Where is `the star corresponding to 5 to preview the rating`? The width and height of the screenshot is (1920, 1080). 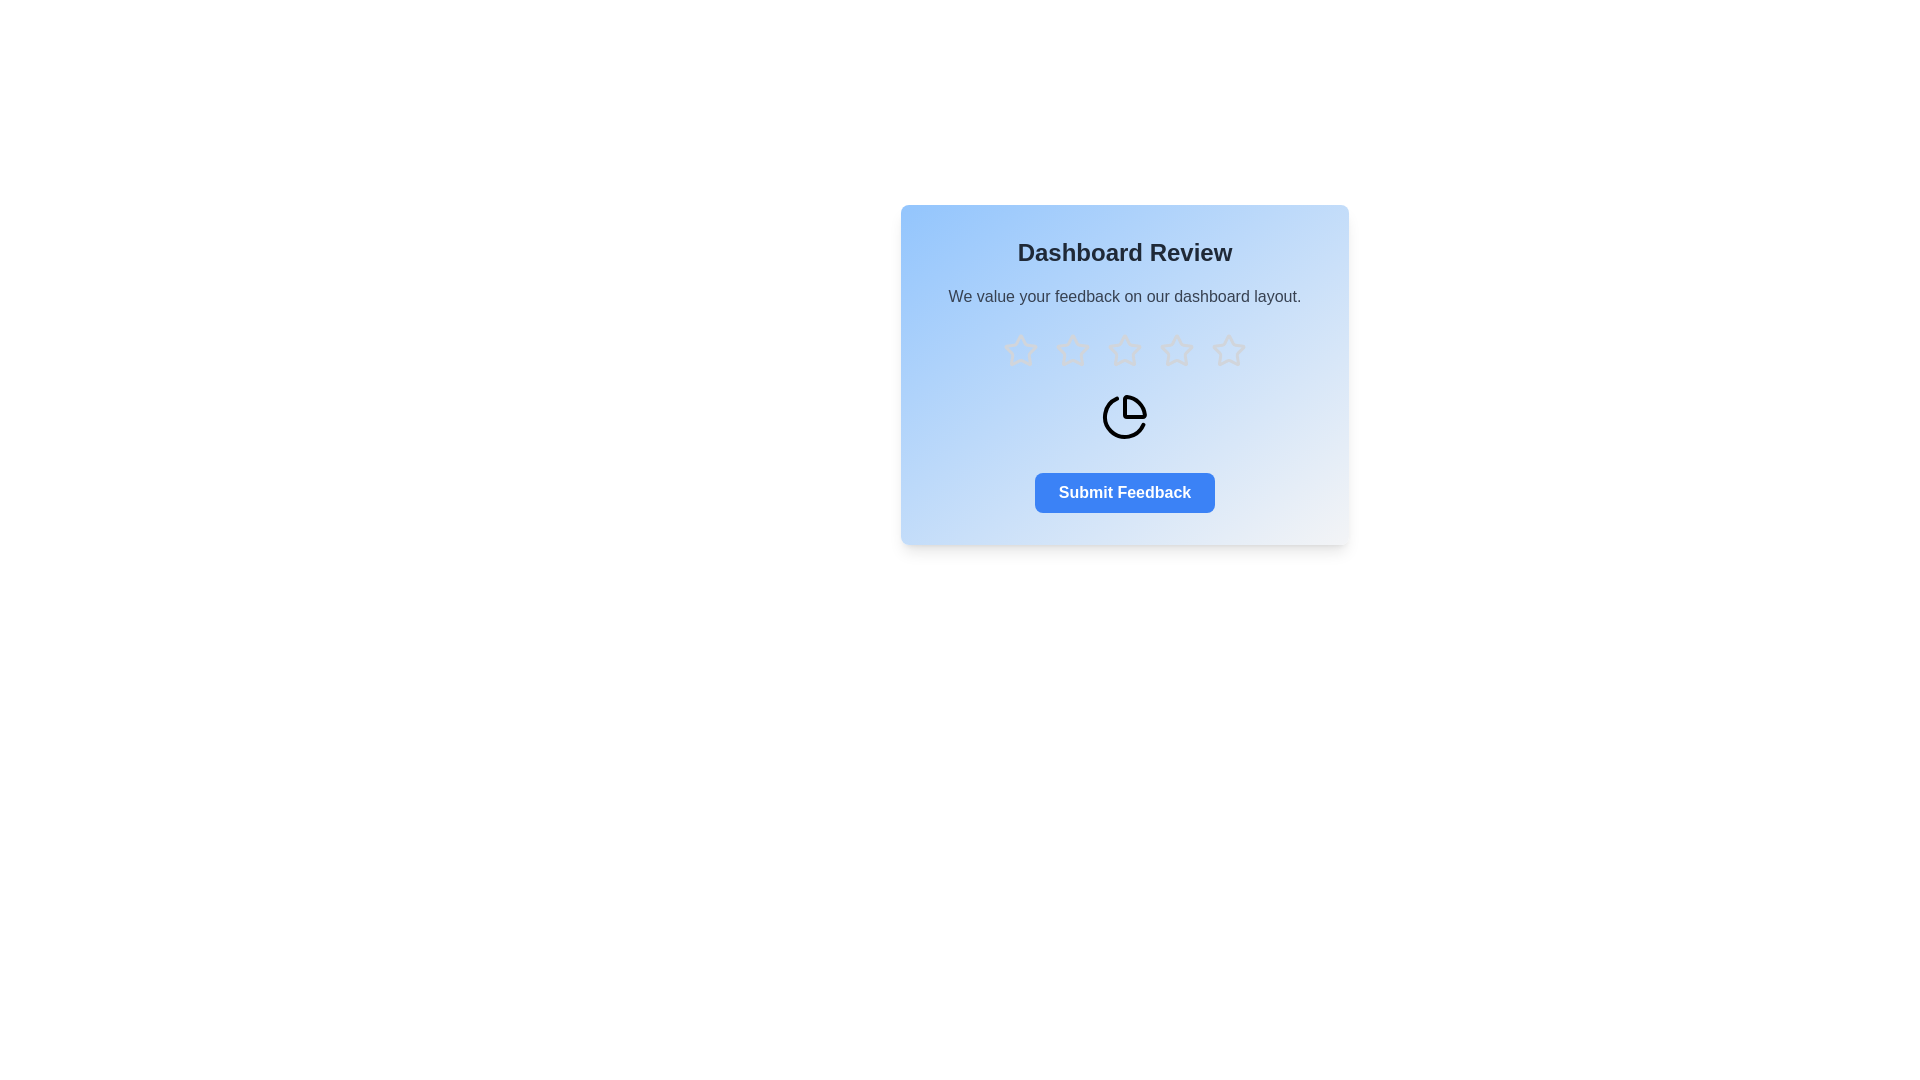
the star corresponding to 5 to preview the rating is located at coordinates (1227, 350).